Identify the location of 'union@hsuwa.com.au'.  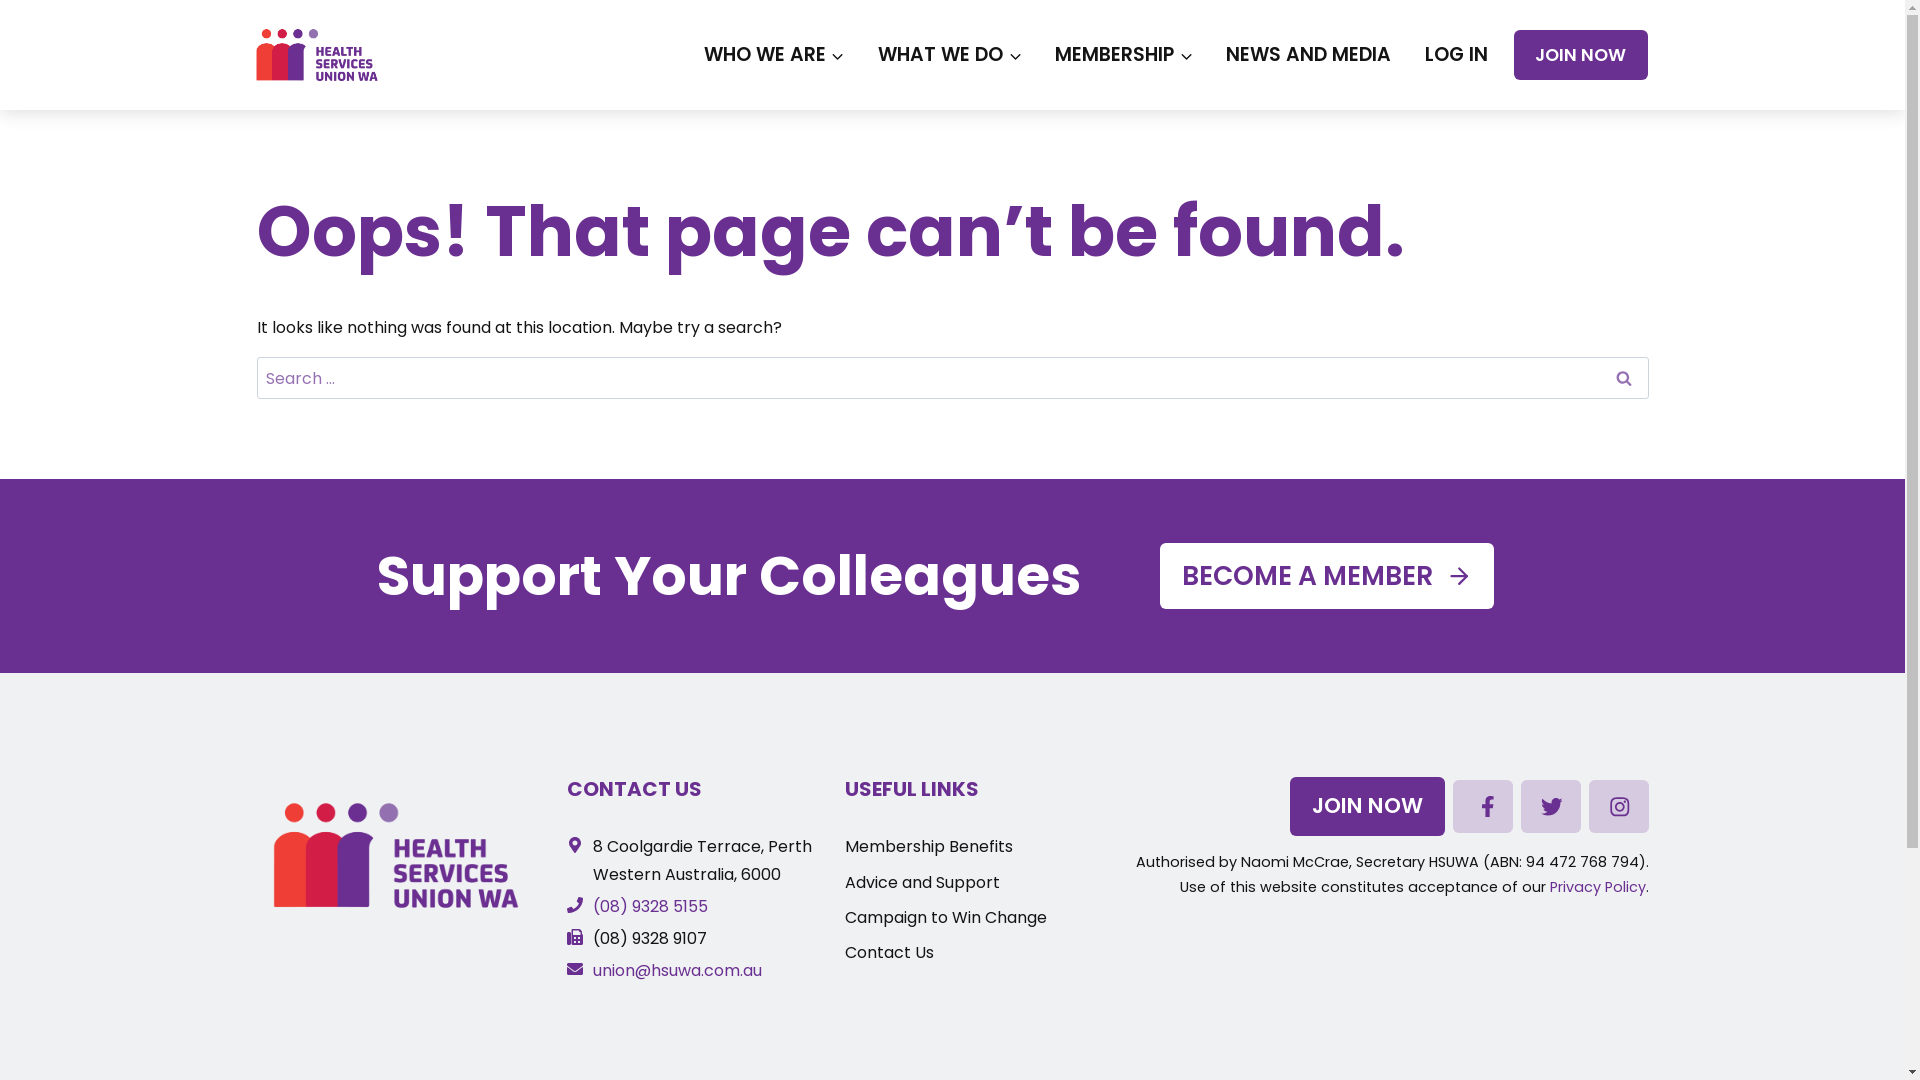
(565, 969).